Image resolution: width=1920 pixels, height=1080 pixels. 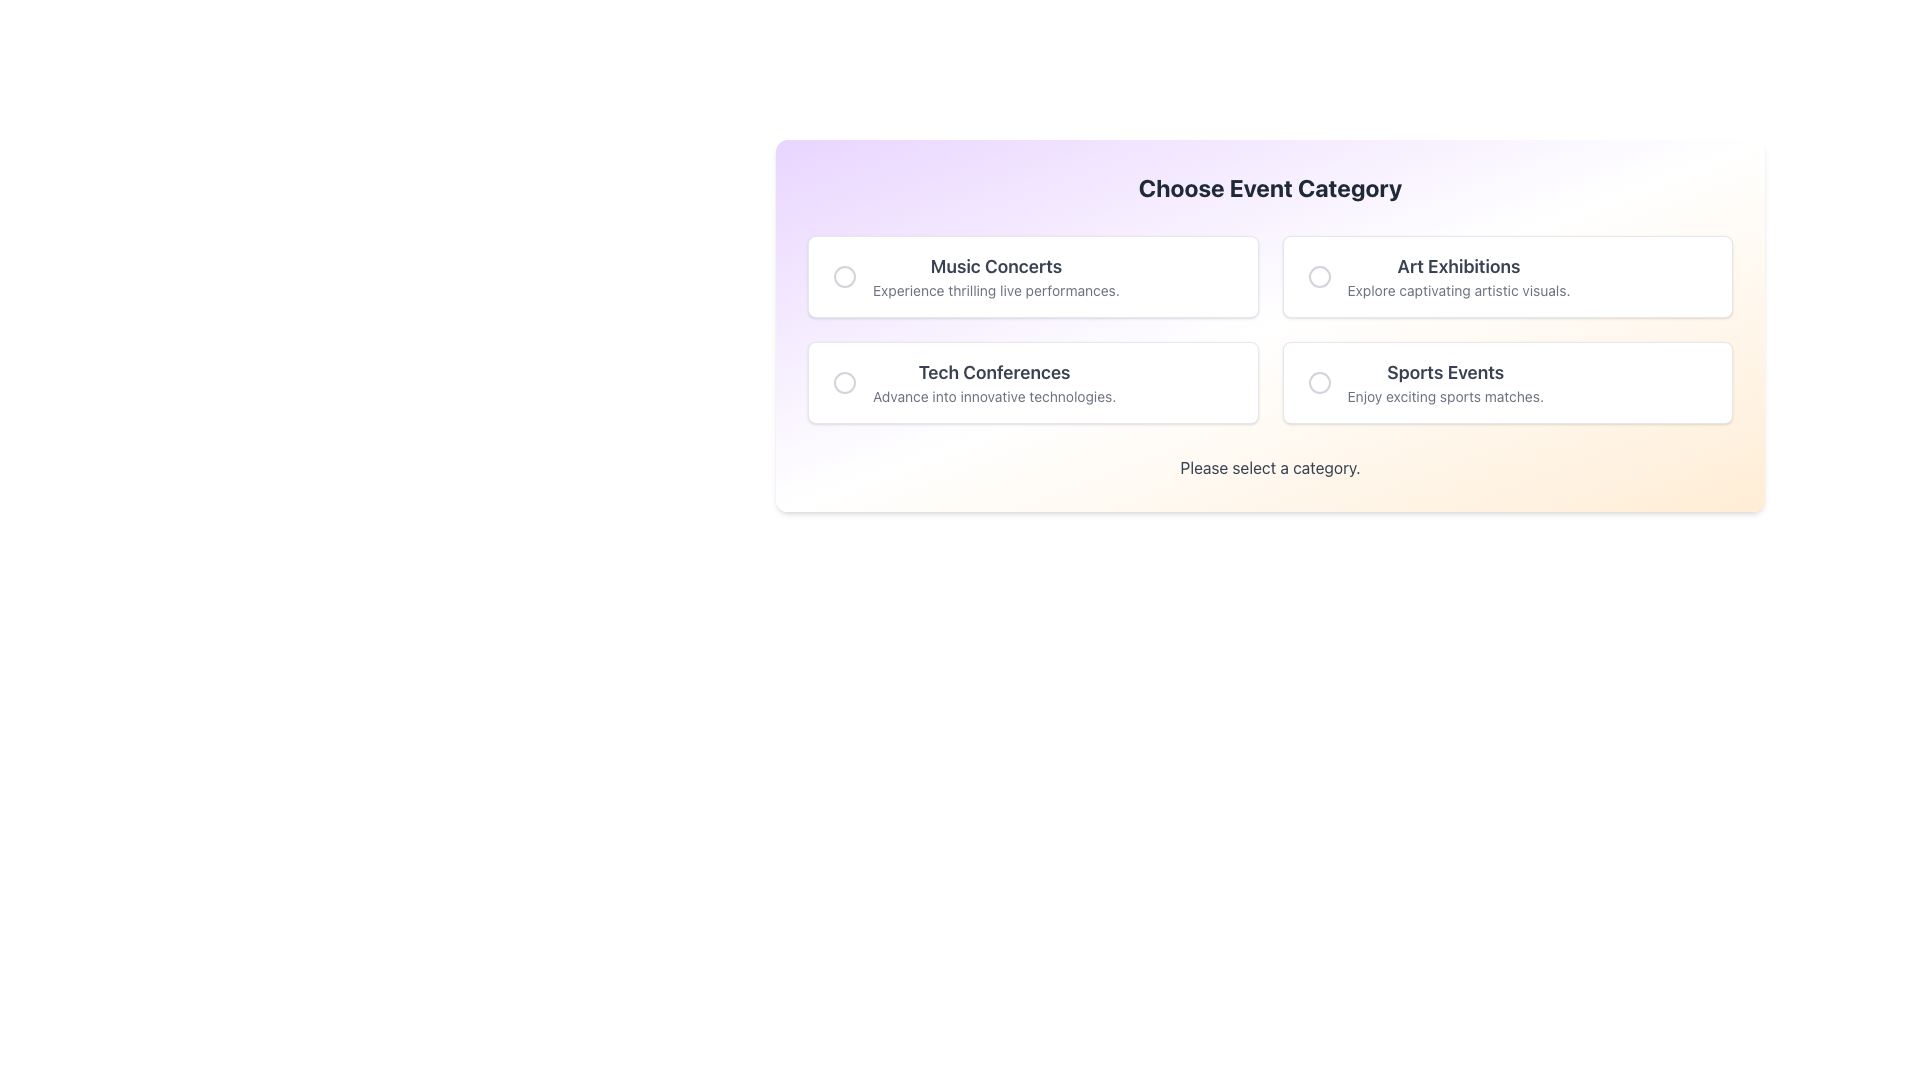 What do you see at coordinates (844, 277) in the screenshot?
I see `the circular radio button with a gray outline and white fill, located to the left of the 'Music Concerts' text in the 'Choose Event Category' selection interface` at bounding box center [844, 277].